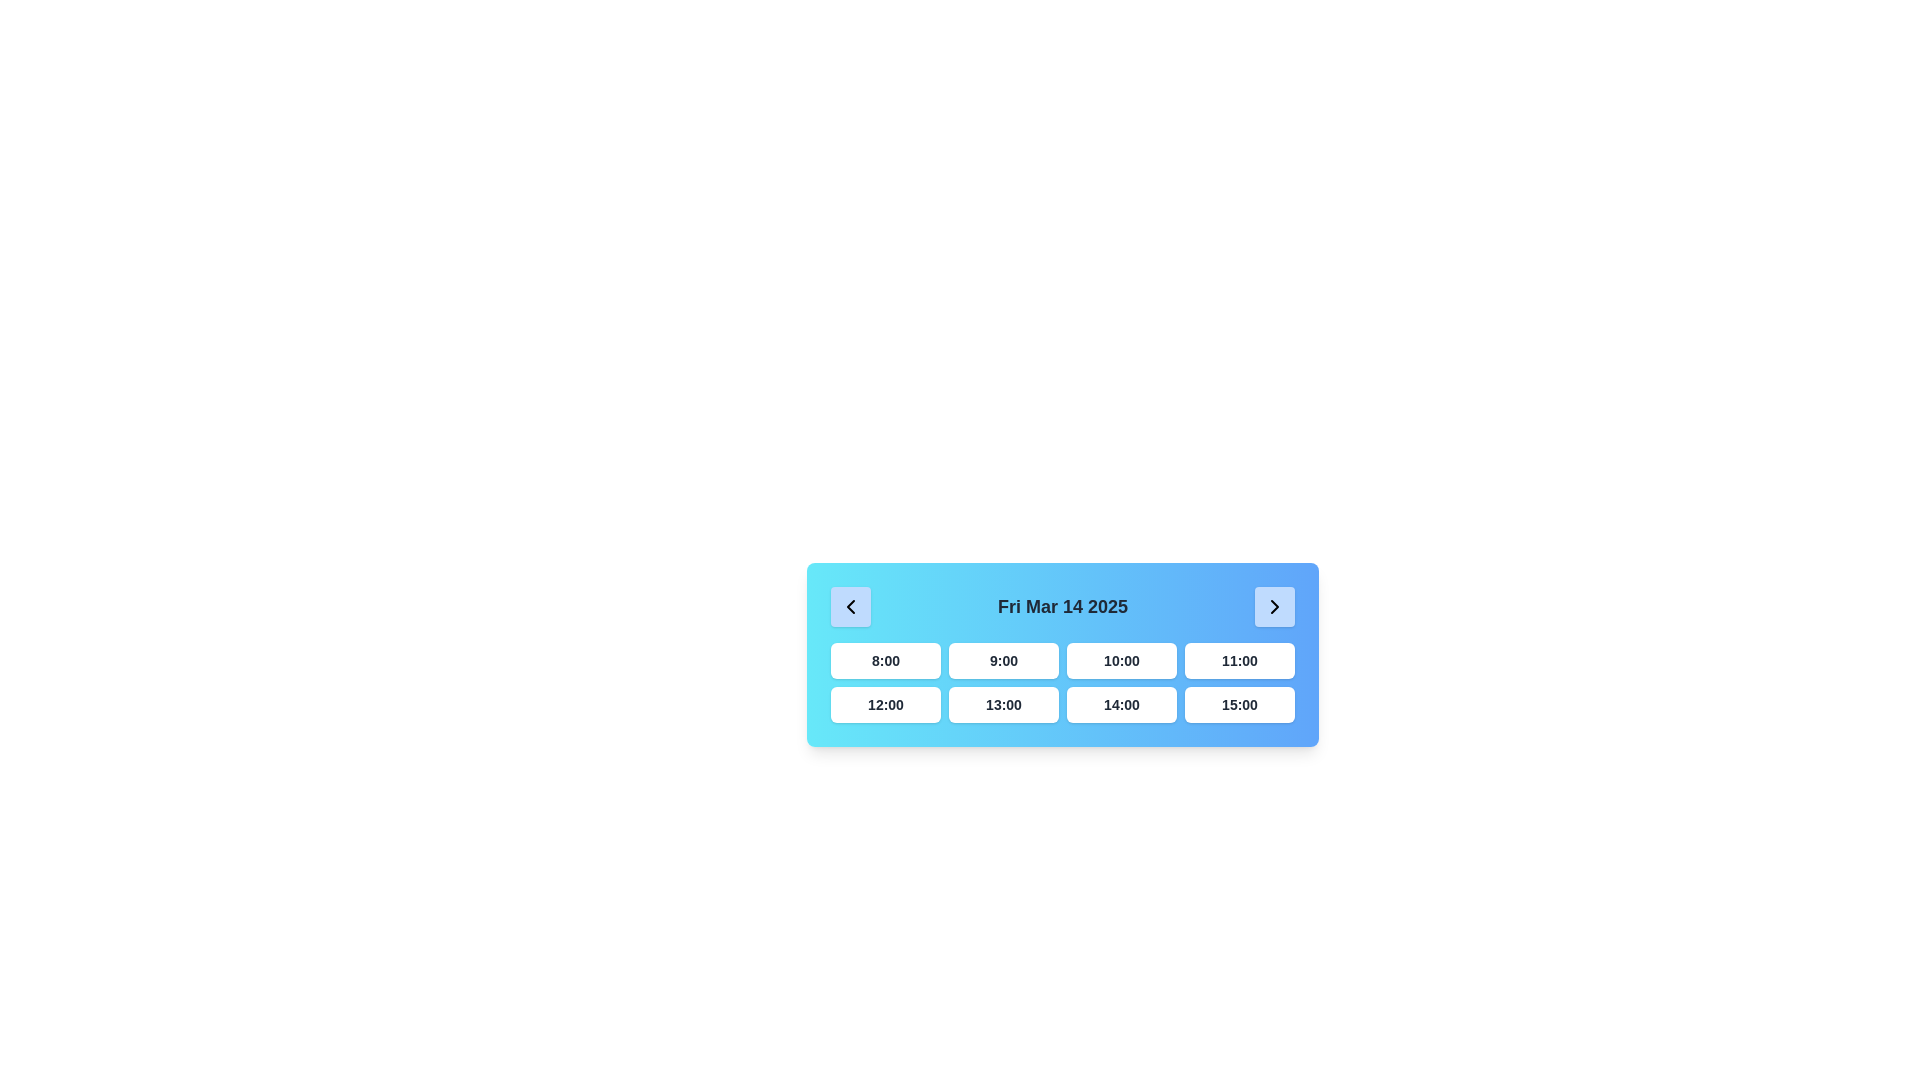 The image size is (1920, 1080). I want to click on the button displaying the time value '11:00' for accessibility navigation, so click(1238, 660).